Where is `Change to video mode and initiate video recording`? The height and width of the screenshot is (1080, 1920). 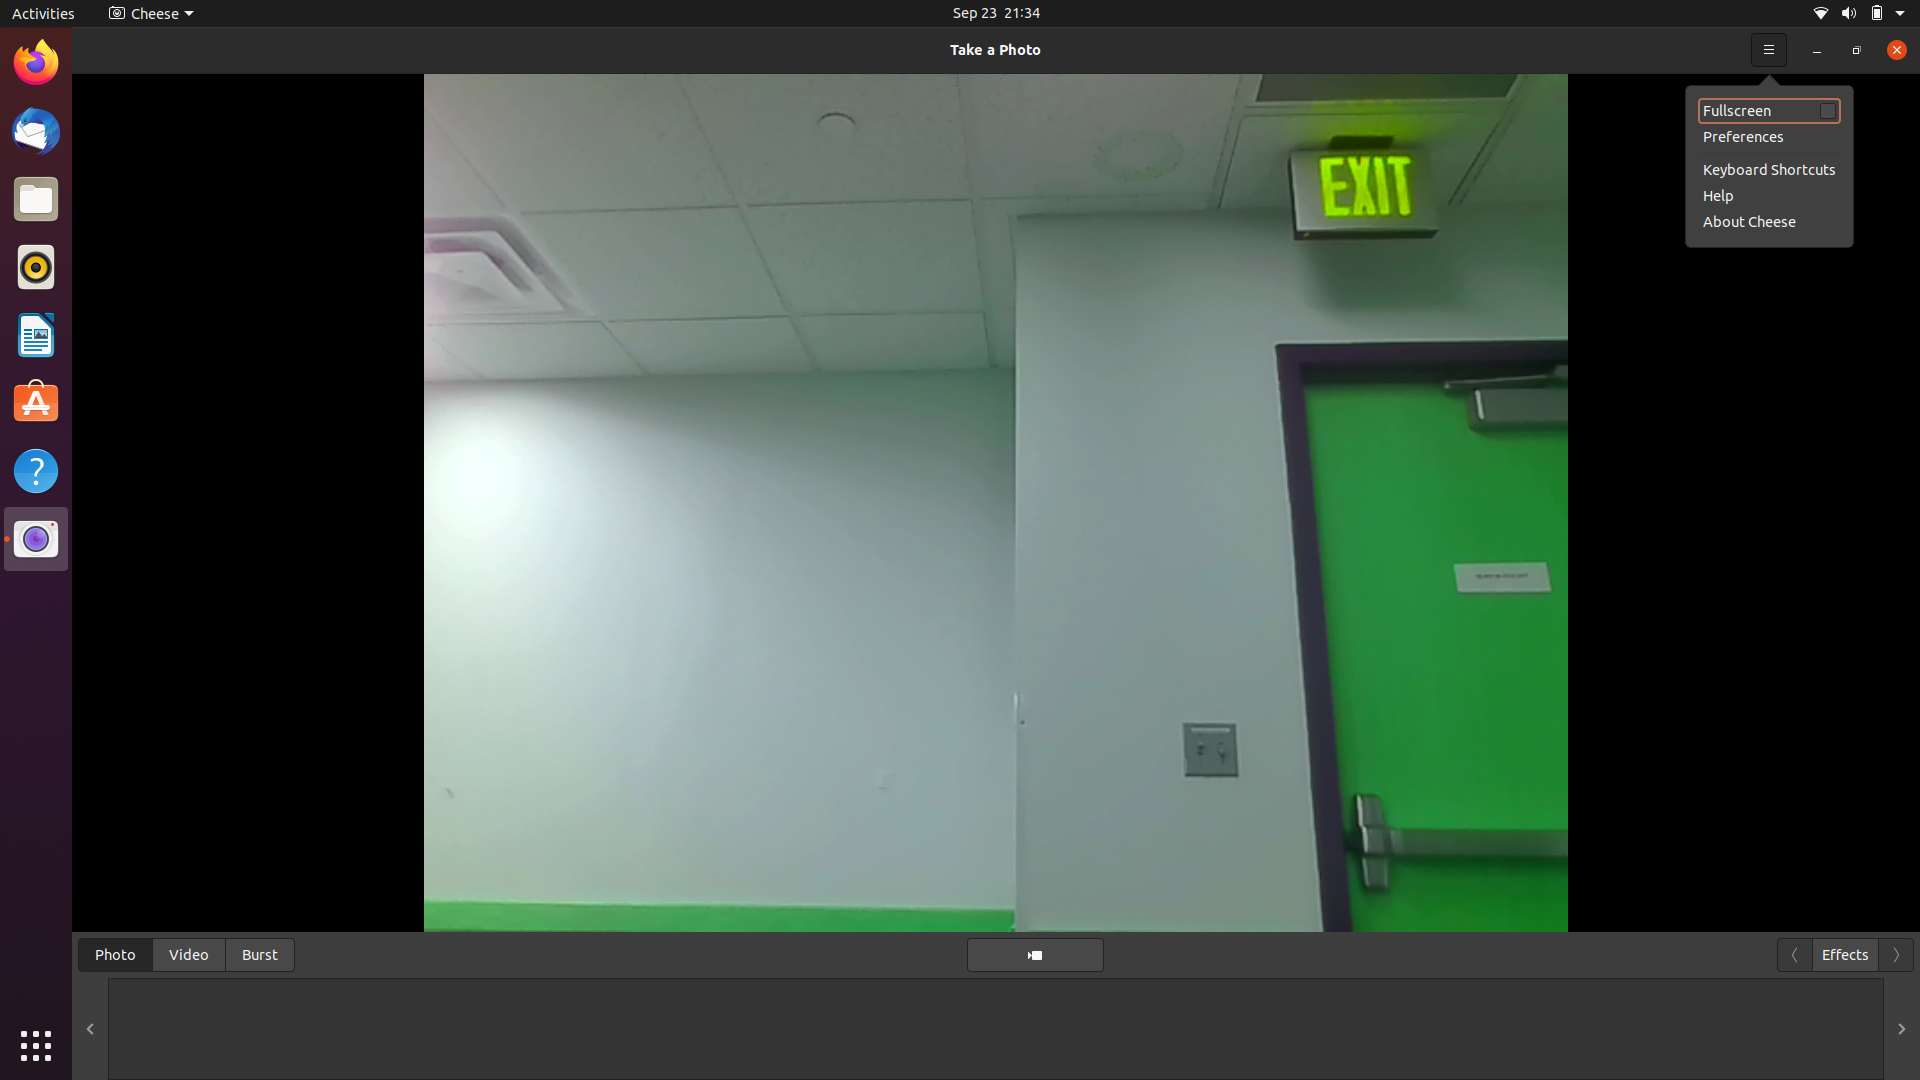
Change to video mode and initiate video recording is located at coordinates (188, 952).